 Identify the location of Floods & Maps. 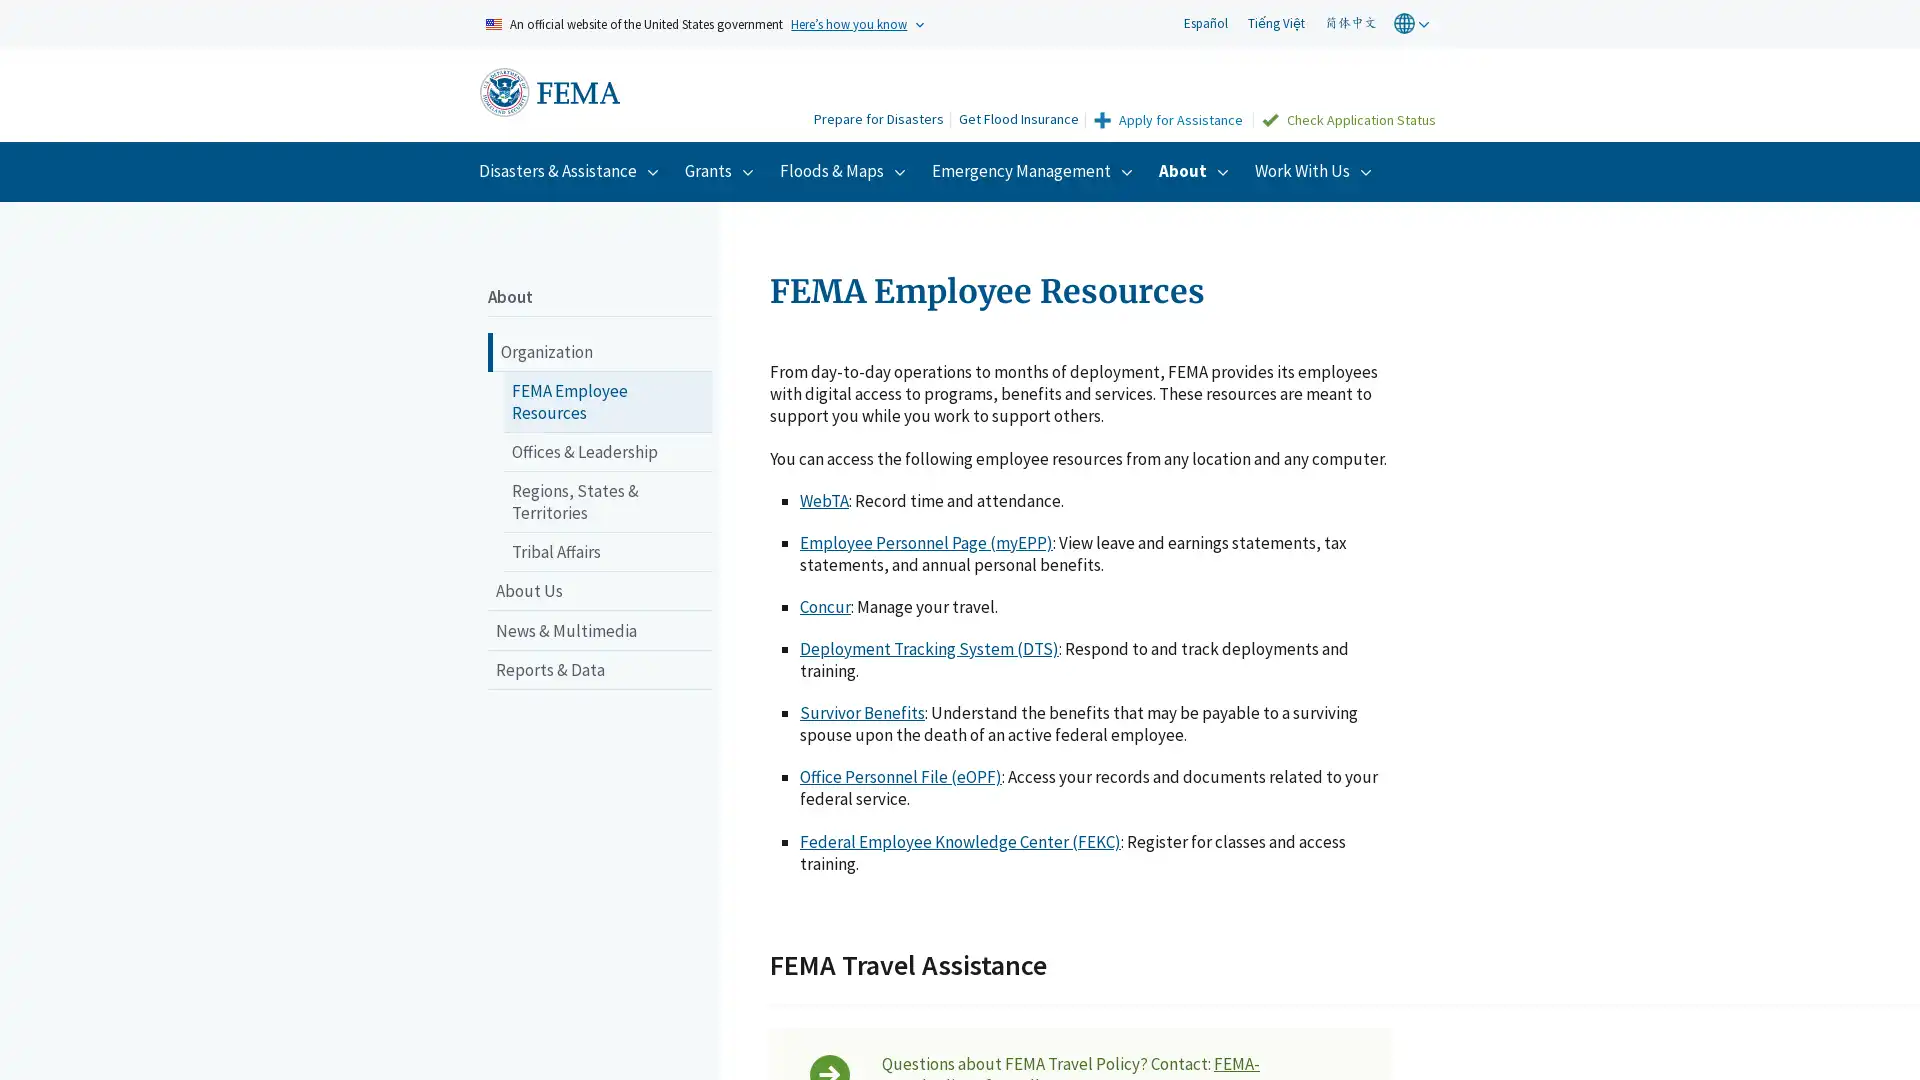
(845, 169).